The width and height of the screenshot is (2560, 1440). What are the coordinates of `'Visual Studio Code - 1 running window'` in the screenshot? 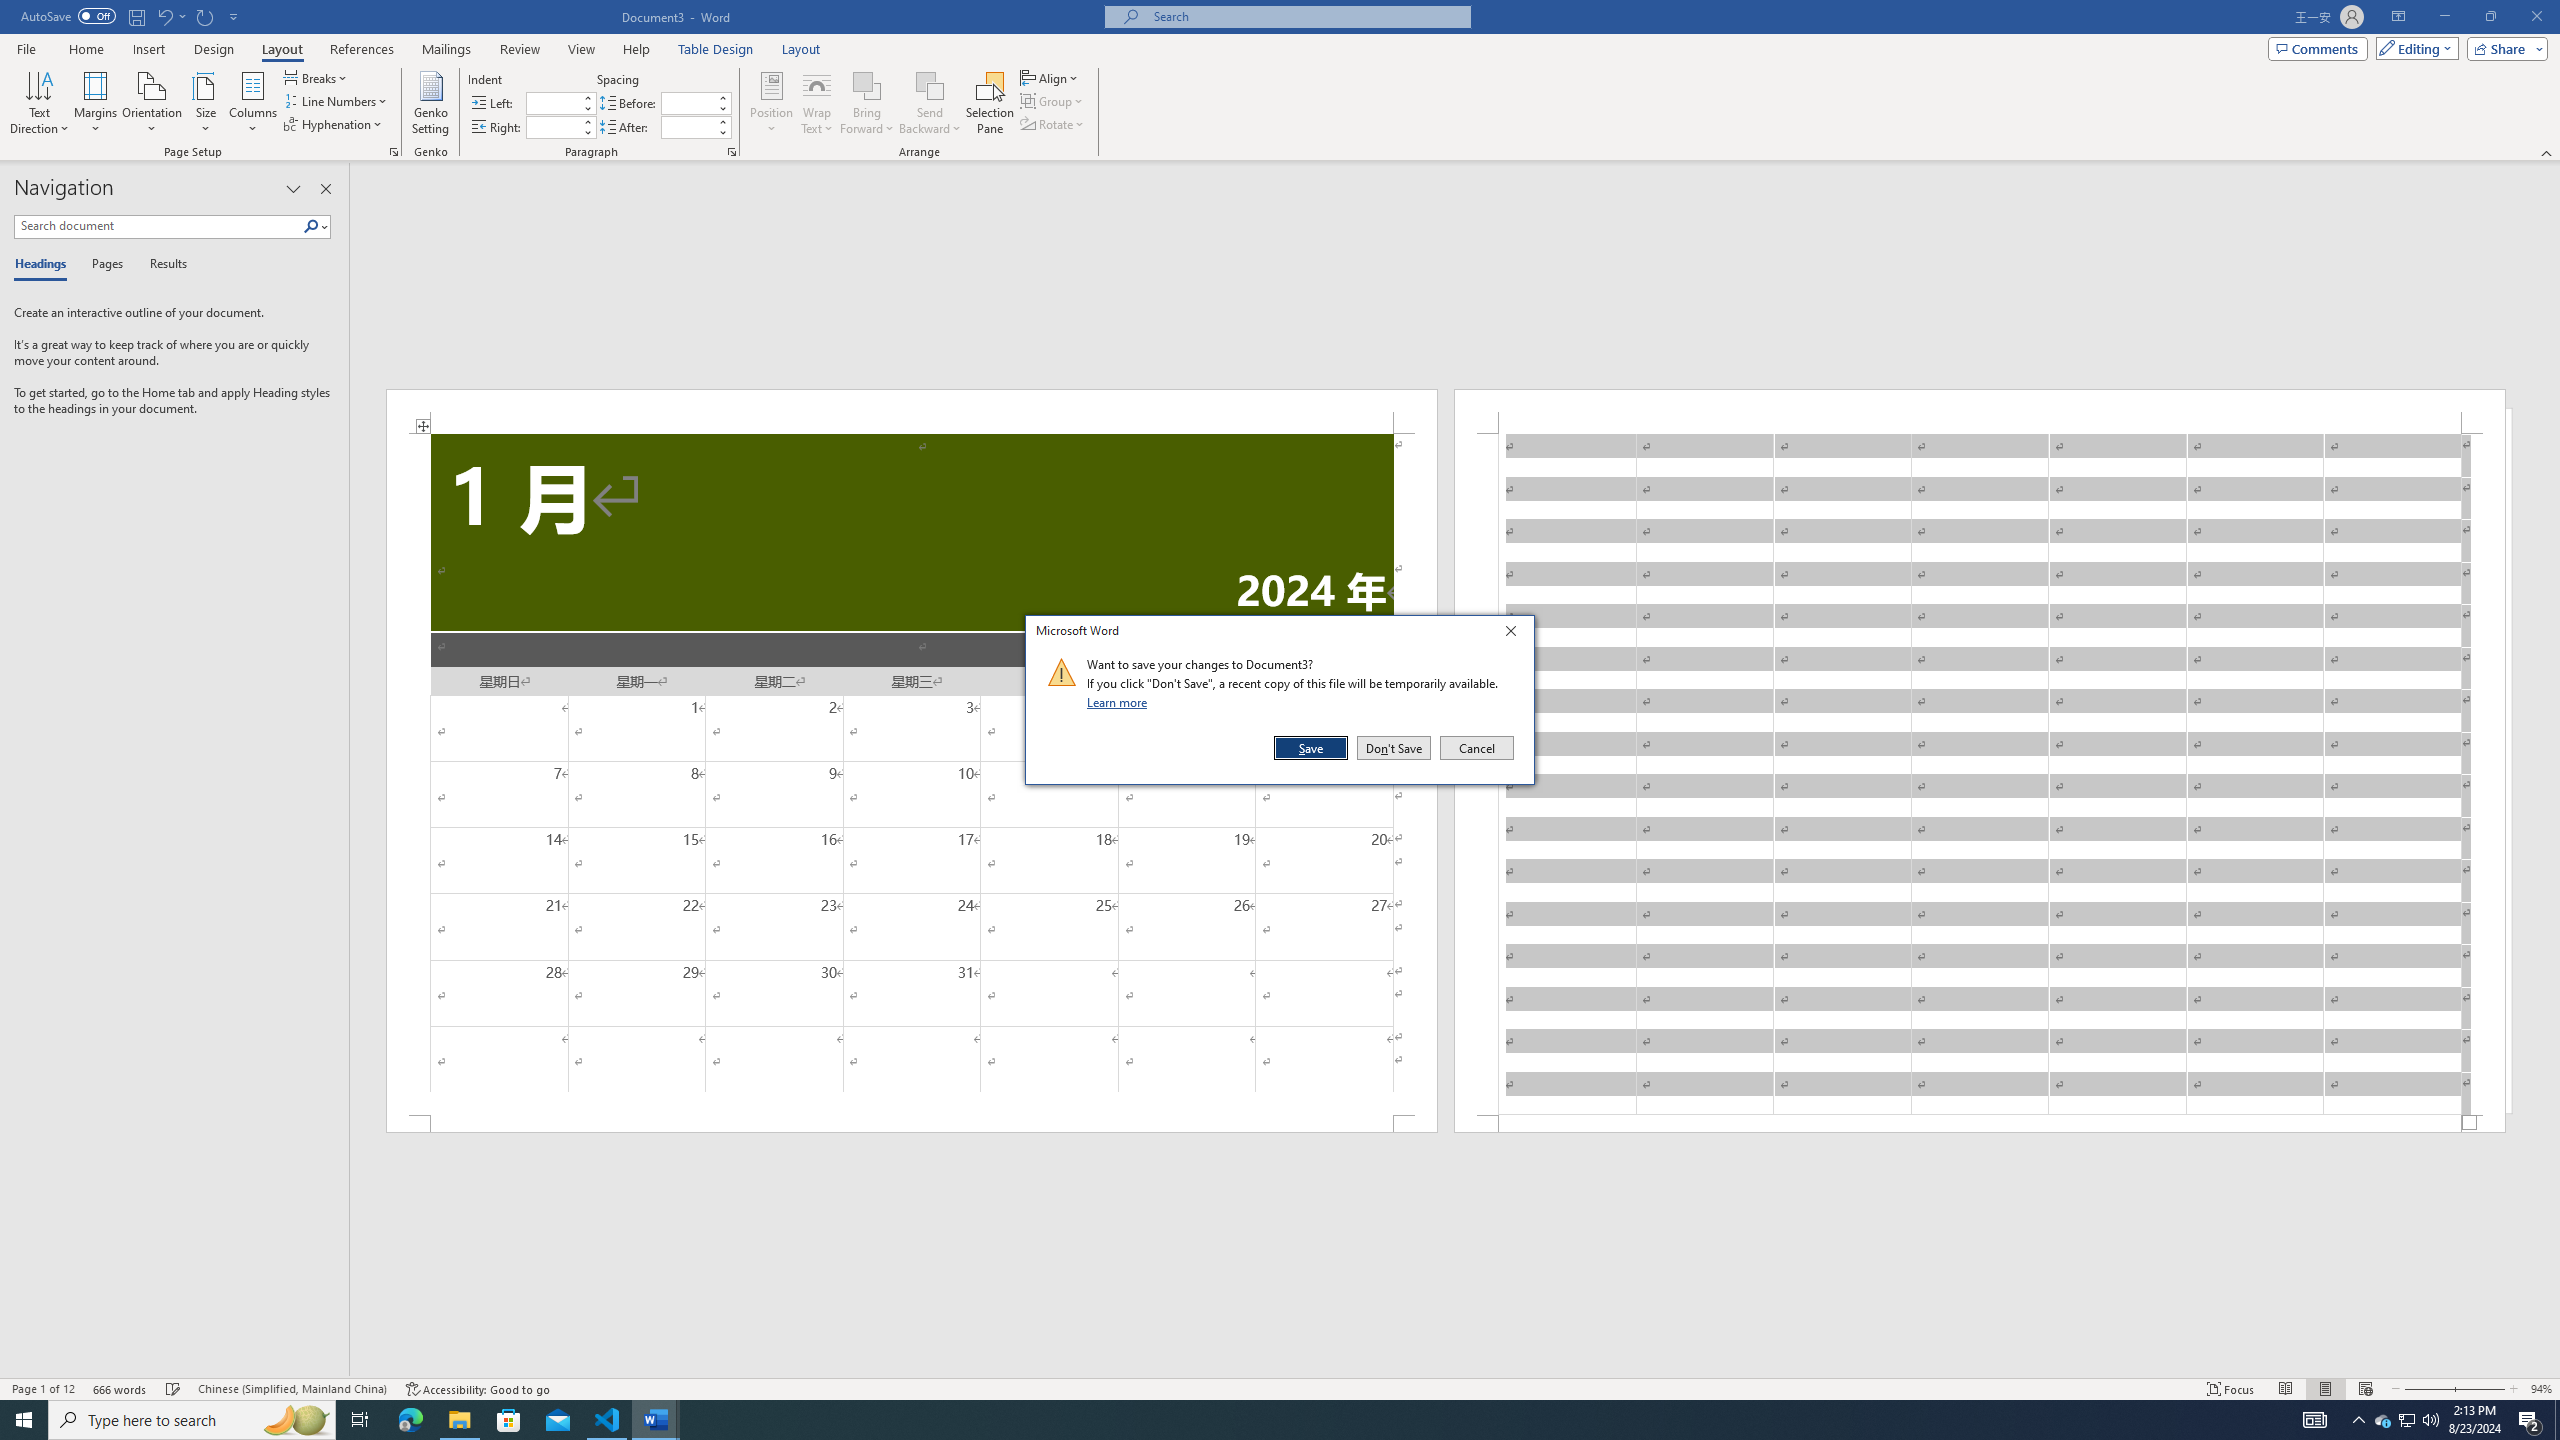 It's located at (607, 1418).